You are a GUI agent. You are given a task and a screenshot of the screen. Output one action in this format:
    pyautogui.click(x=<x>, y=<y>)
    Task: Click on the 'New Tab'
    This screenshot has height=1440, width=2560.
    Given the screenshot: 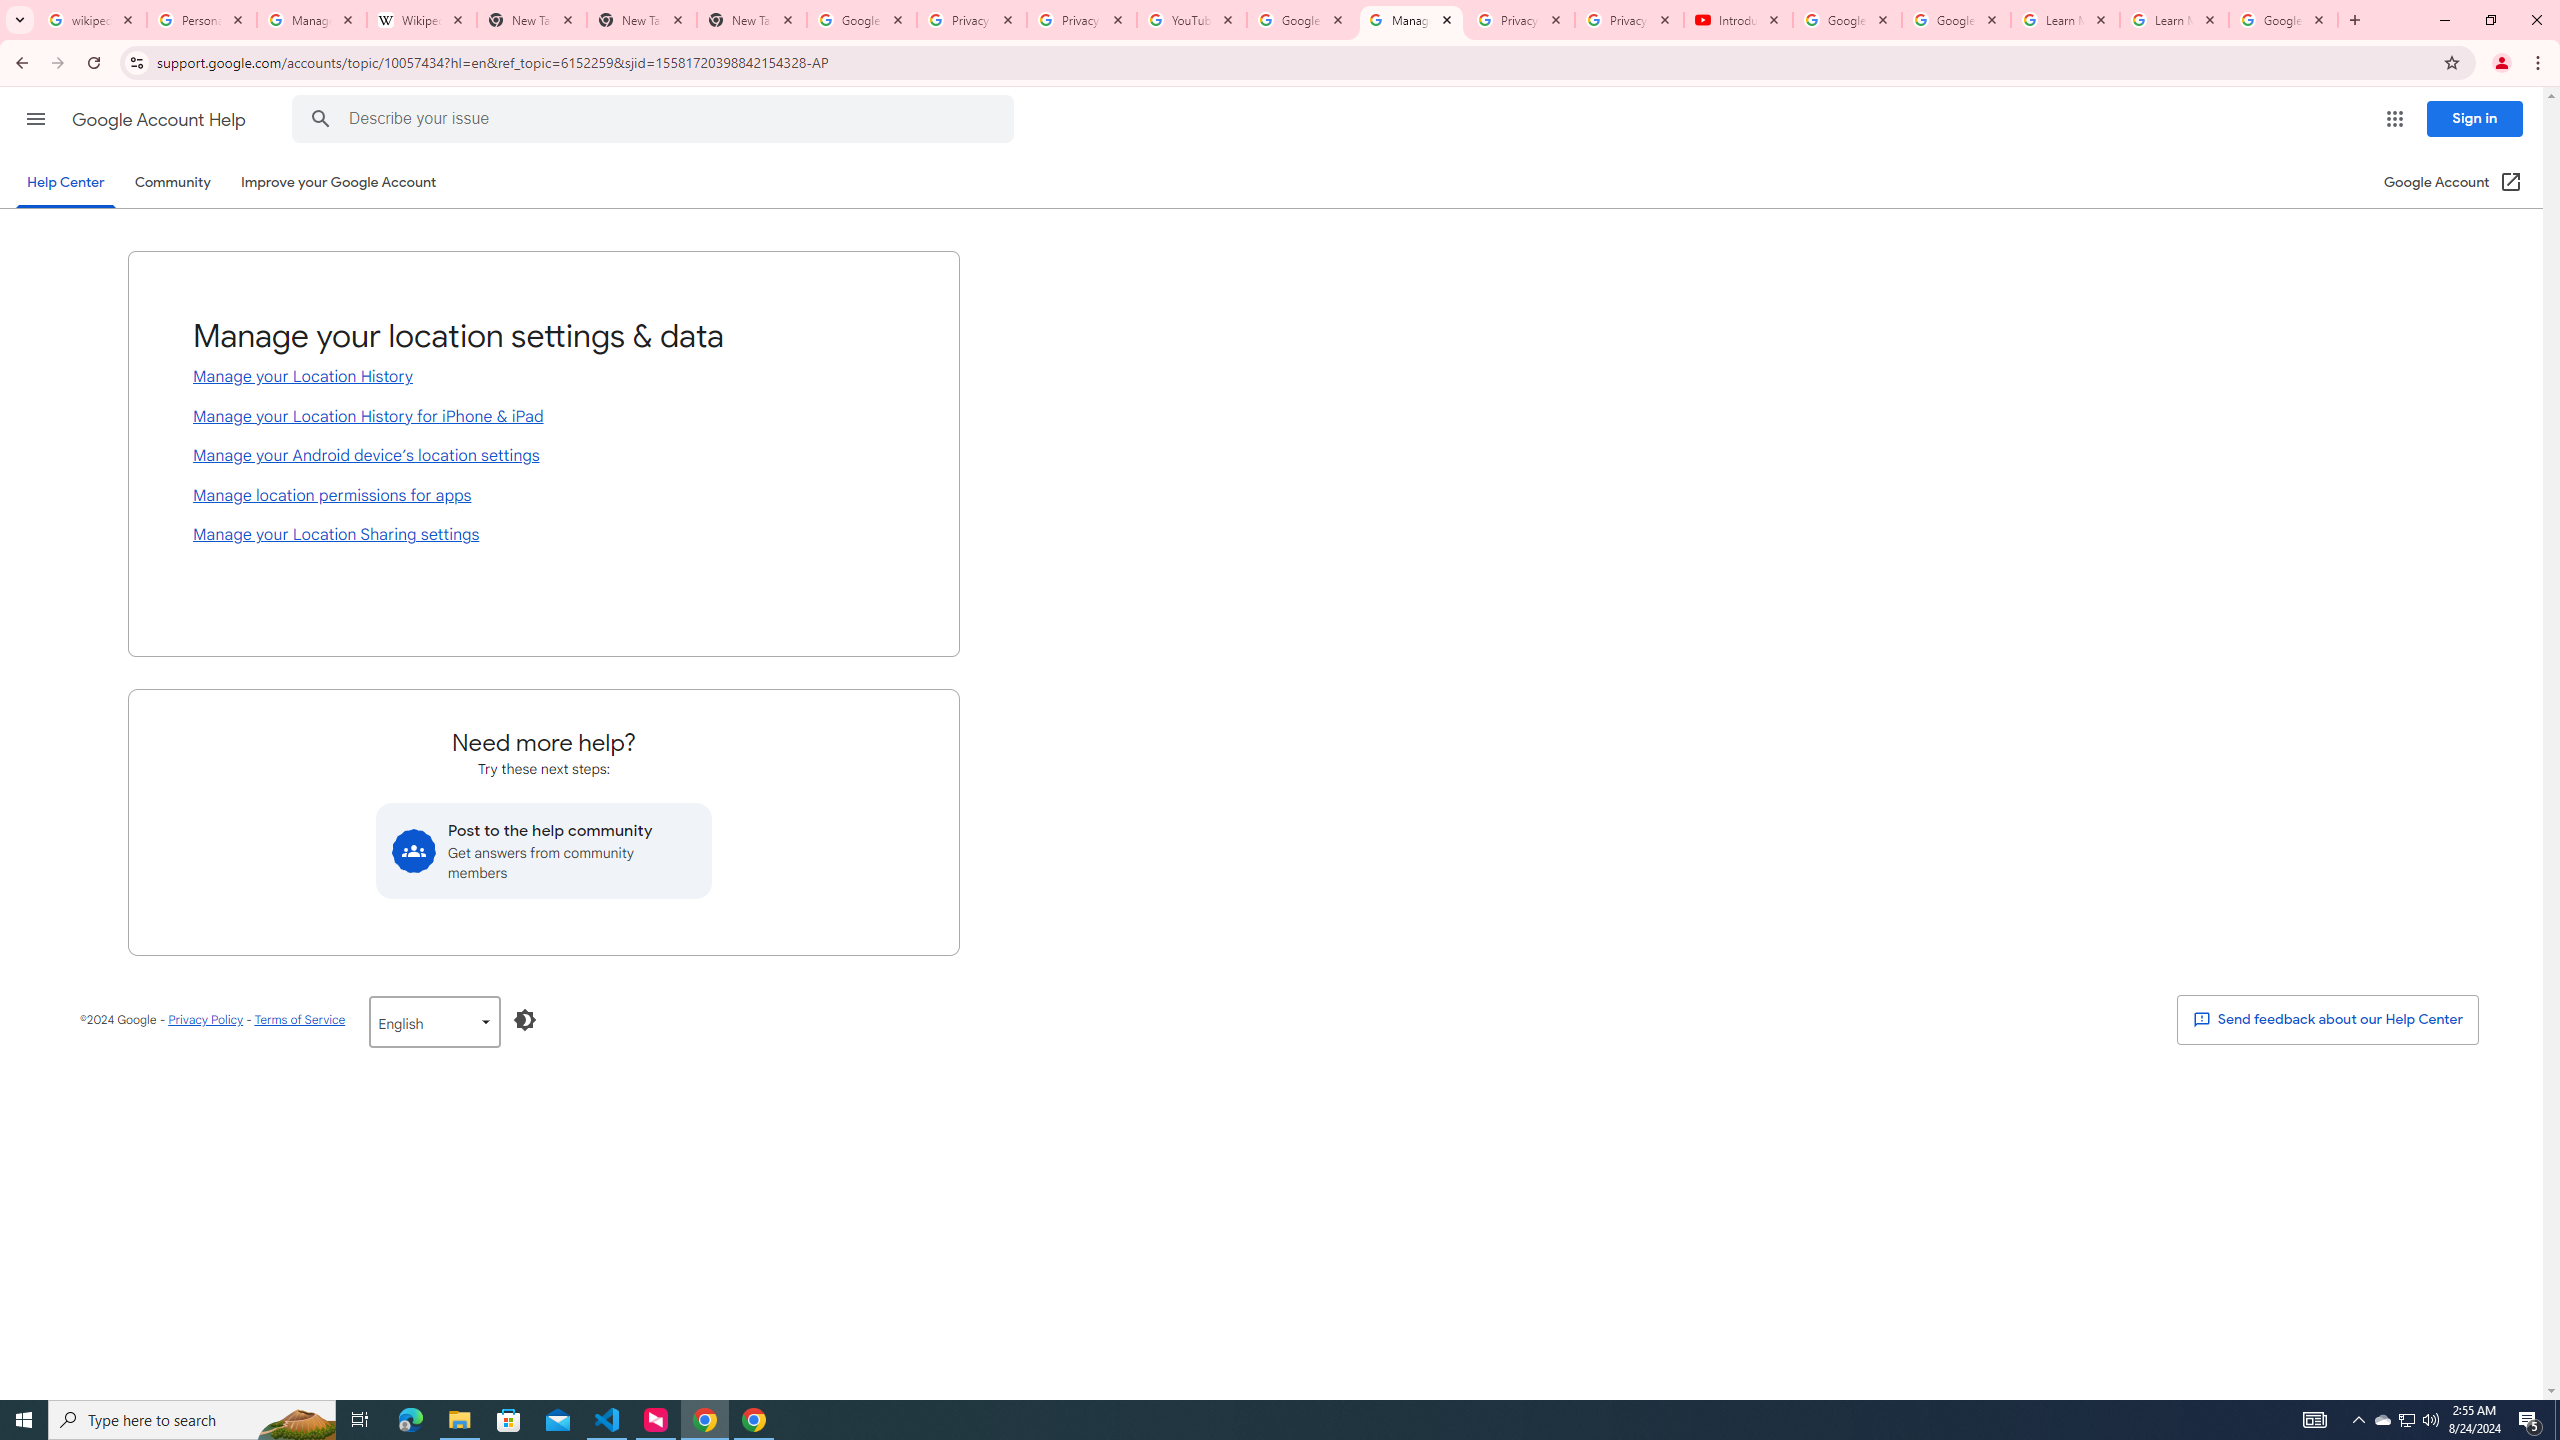 What is the action you would take?
    pyautogui.click(x=641, y=19)
    